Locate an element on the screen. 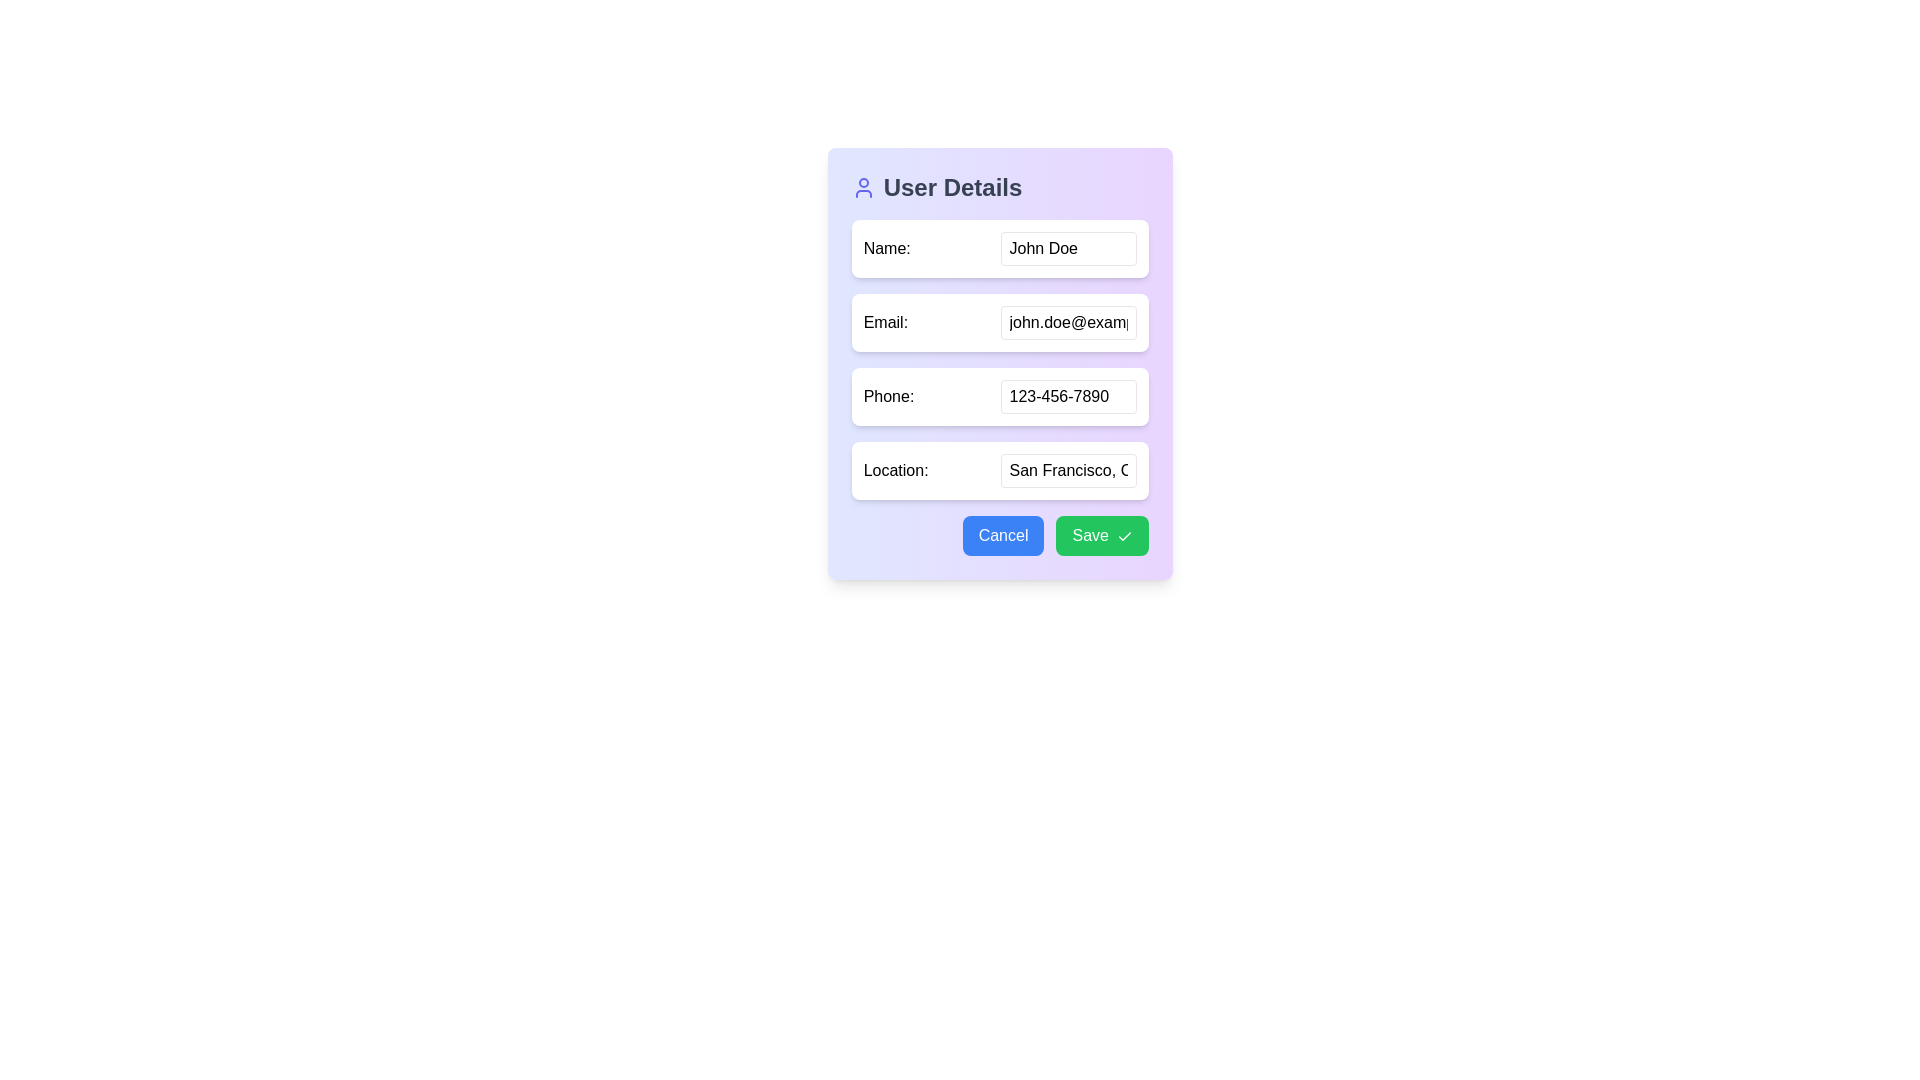  the cancel button, which is the first button from the left in the row at the bottom of the central card interface, to observe visual feedback is located at coordinates (1003, 535).